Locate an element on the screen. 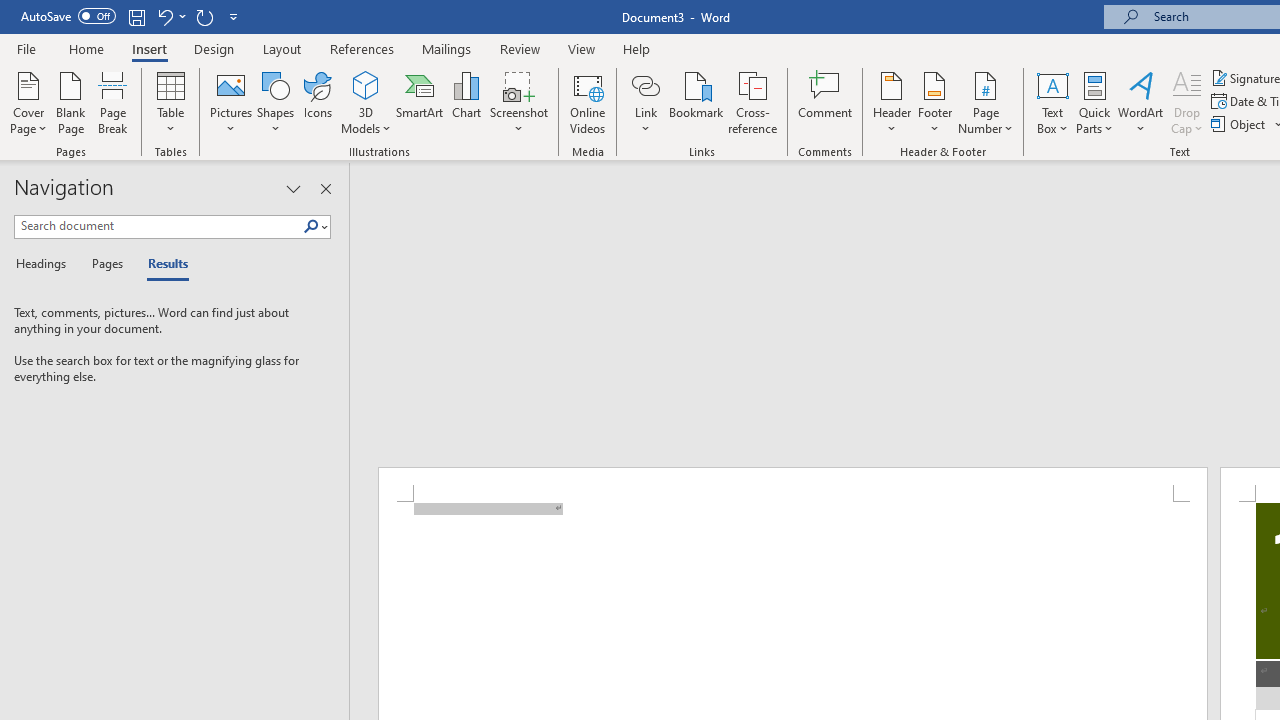 This screenshot has width=1280, height=720. 'Pictures' is located at coordinates (231, 103).